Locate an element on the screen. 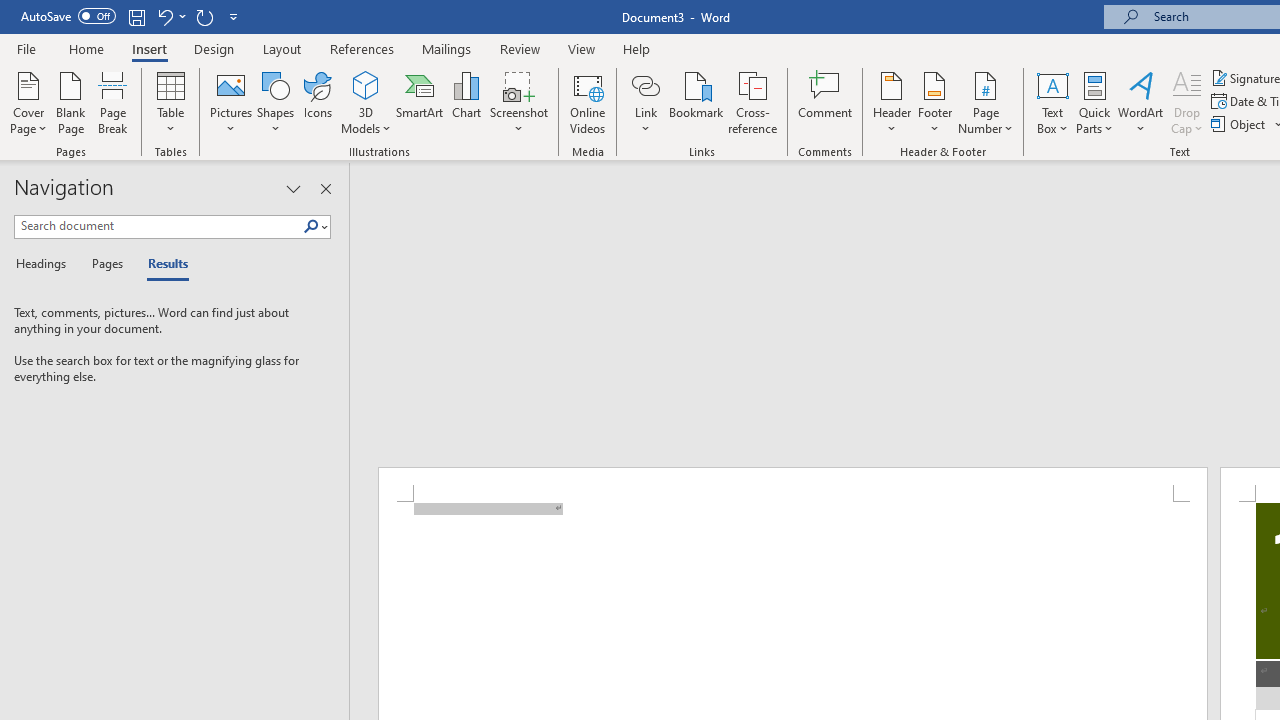 This screenshot has width=1280, height=720. 'Pictures' is located at coordinates (231, 103).